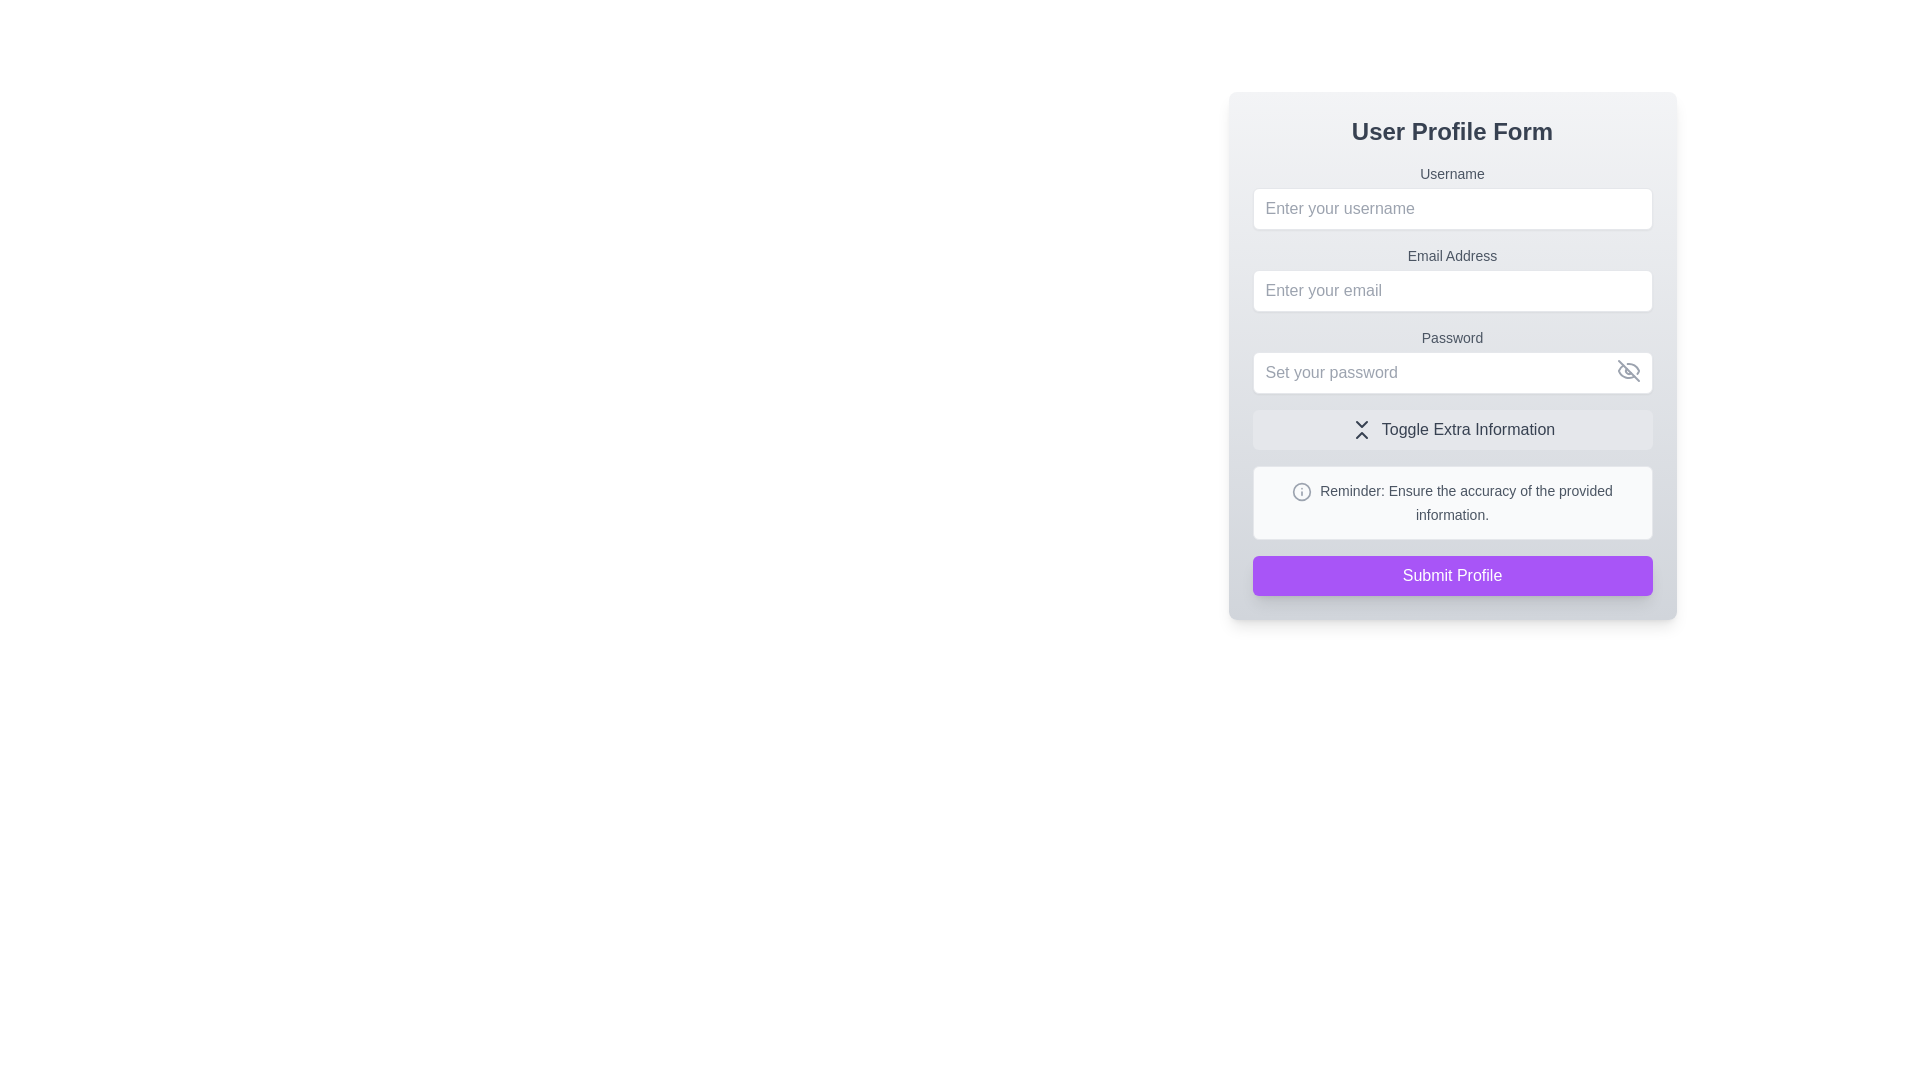 The image size is (1920, 1080). Describe the element at coordinates (1452, 254) in the screenshot. I see `the Text label that describes the adjacent email input field` at that location.